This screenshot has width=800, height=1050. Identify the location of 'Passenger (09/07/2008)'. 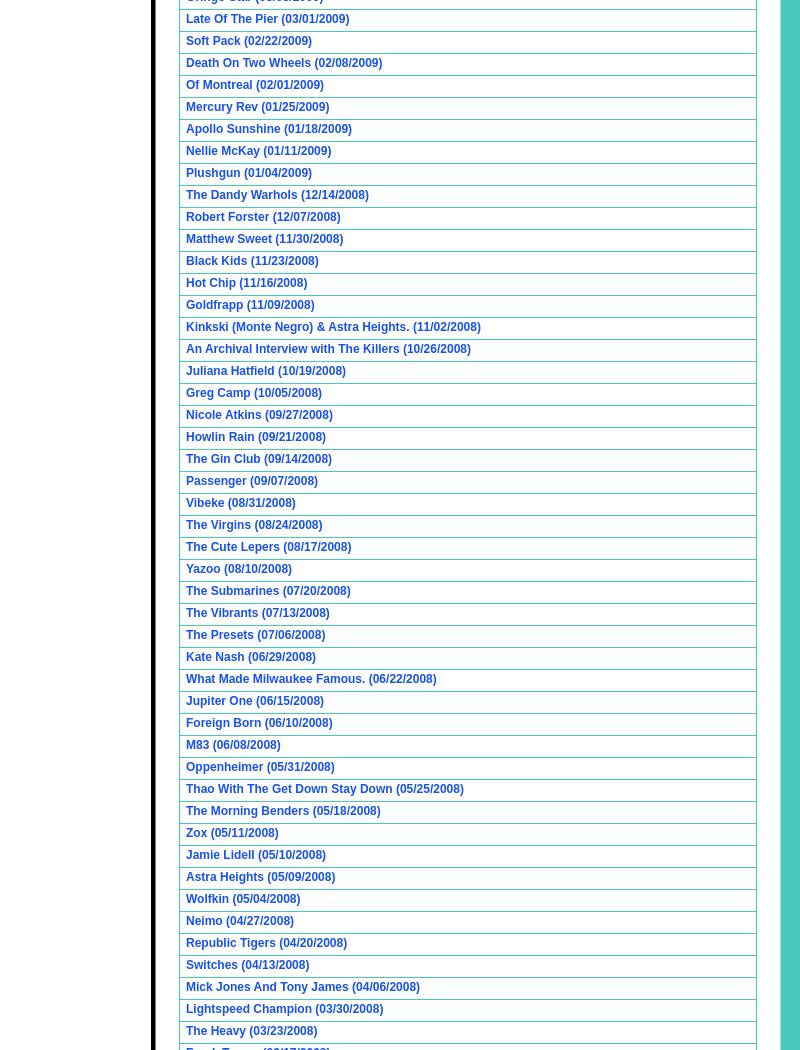
(251, 481).